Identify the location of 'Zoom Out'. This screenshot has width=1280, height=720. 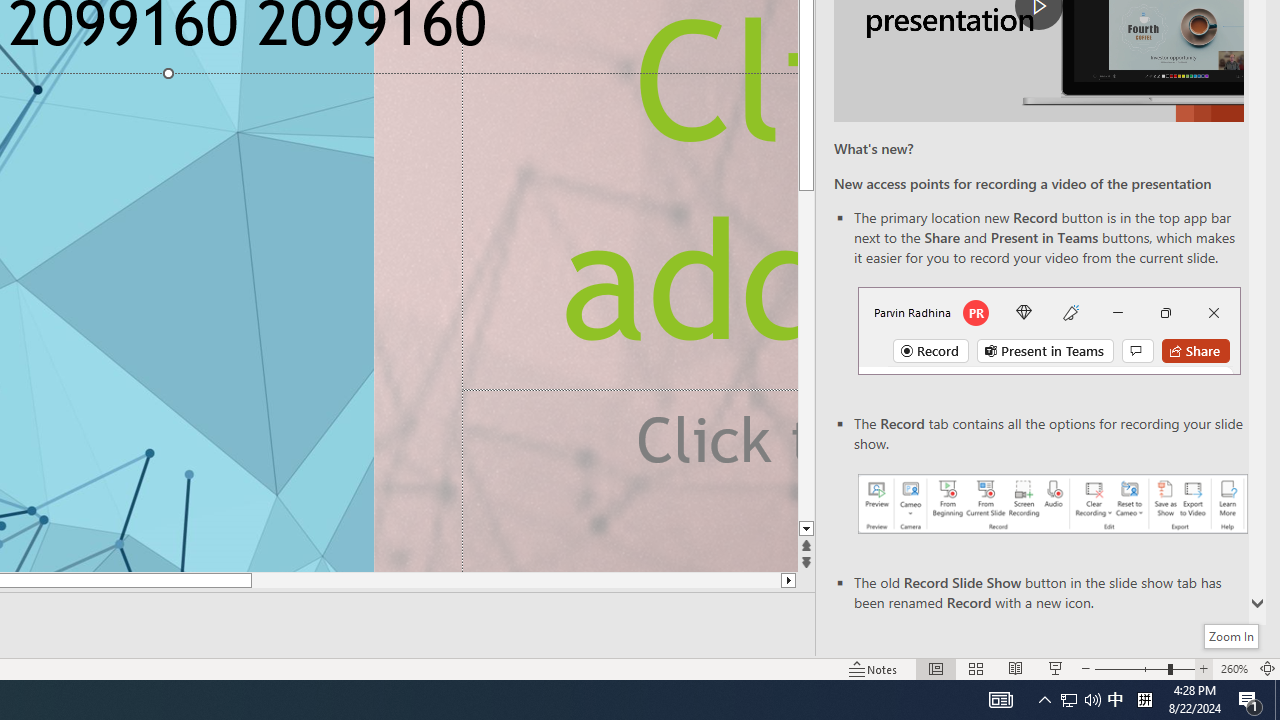
(1130, 669).